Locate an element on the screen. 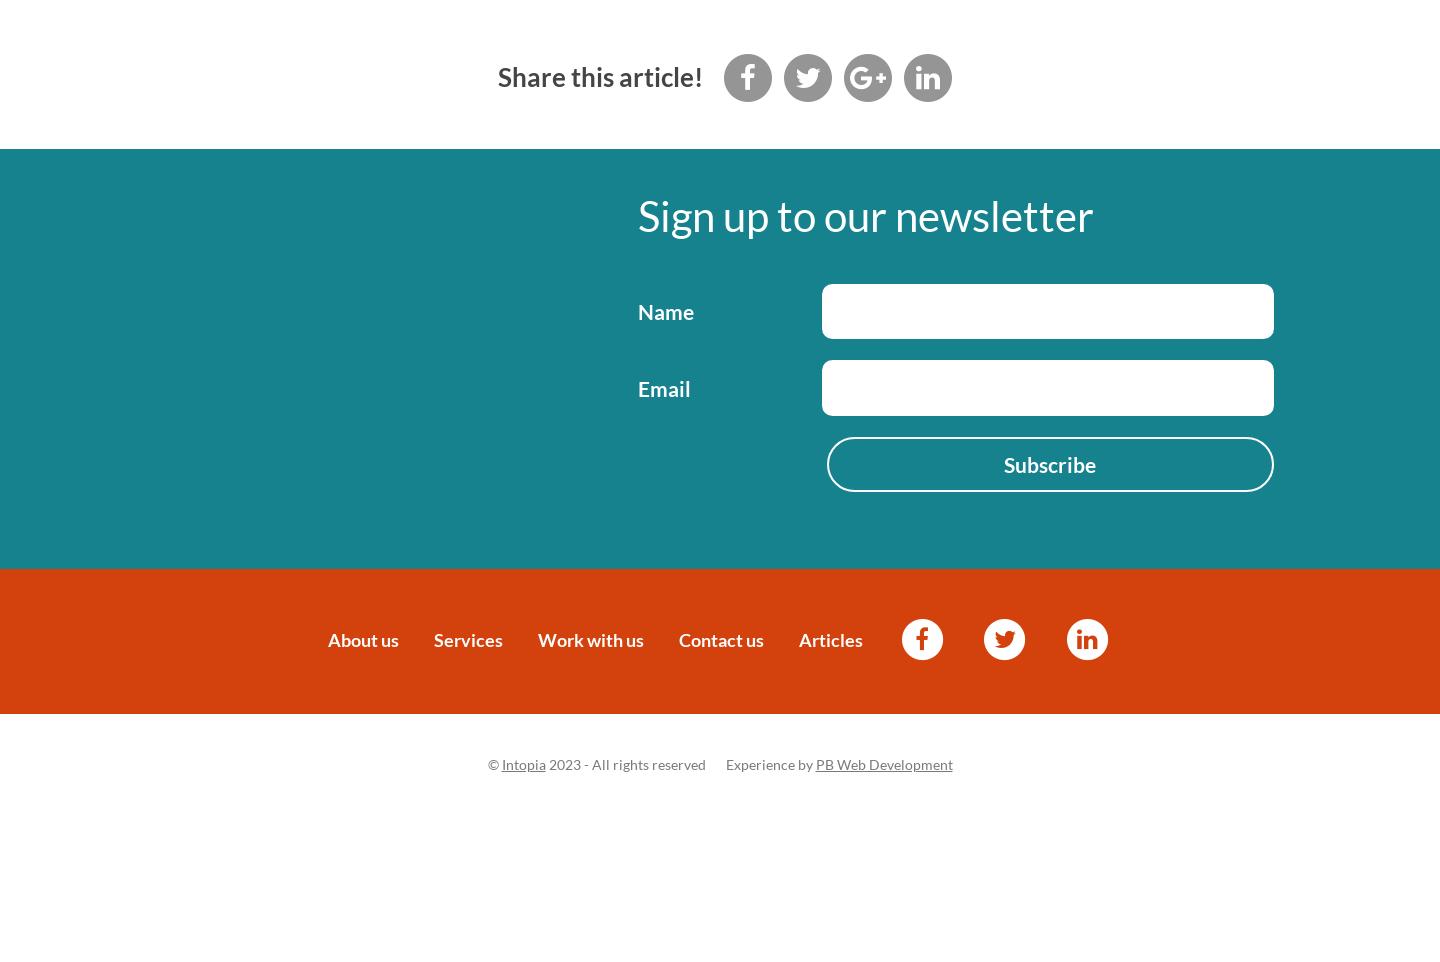  'Services' is located at coordinates (468, 638).